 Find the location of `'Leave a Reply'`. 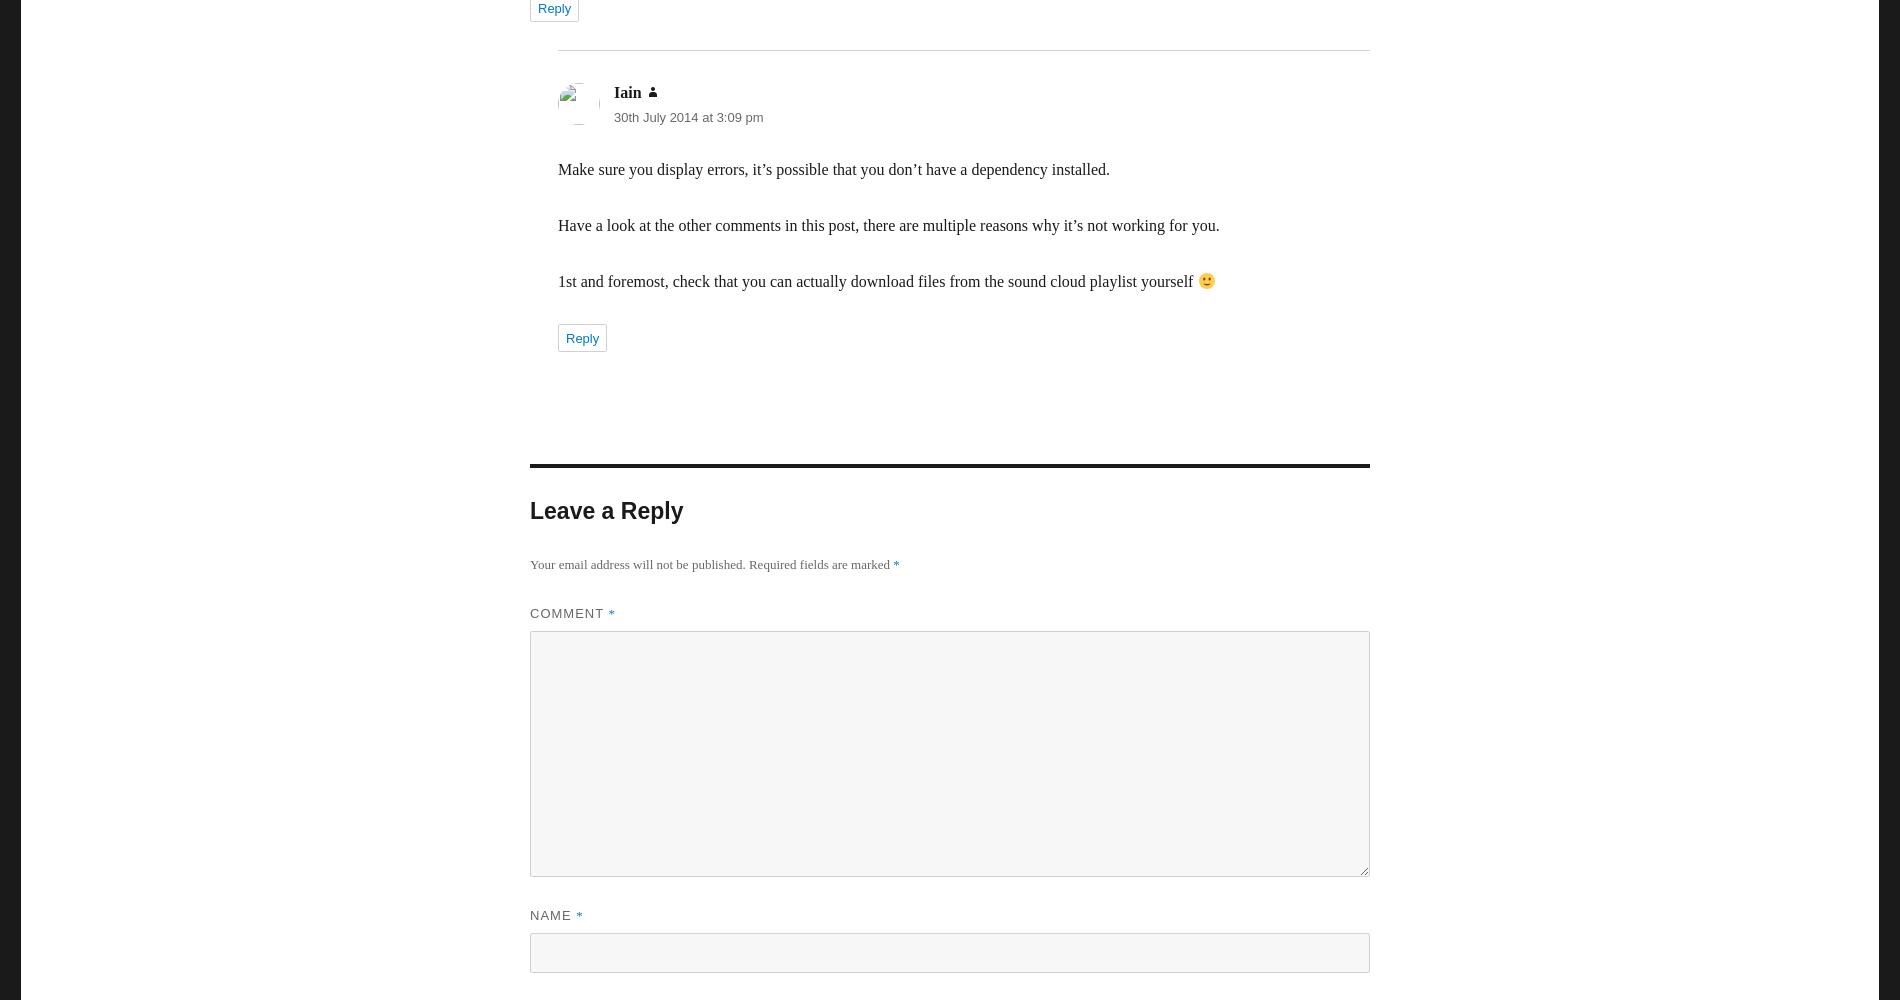

'Leave a Reply' is located at coordinates (606, 511).